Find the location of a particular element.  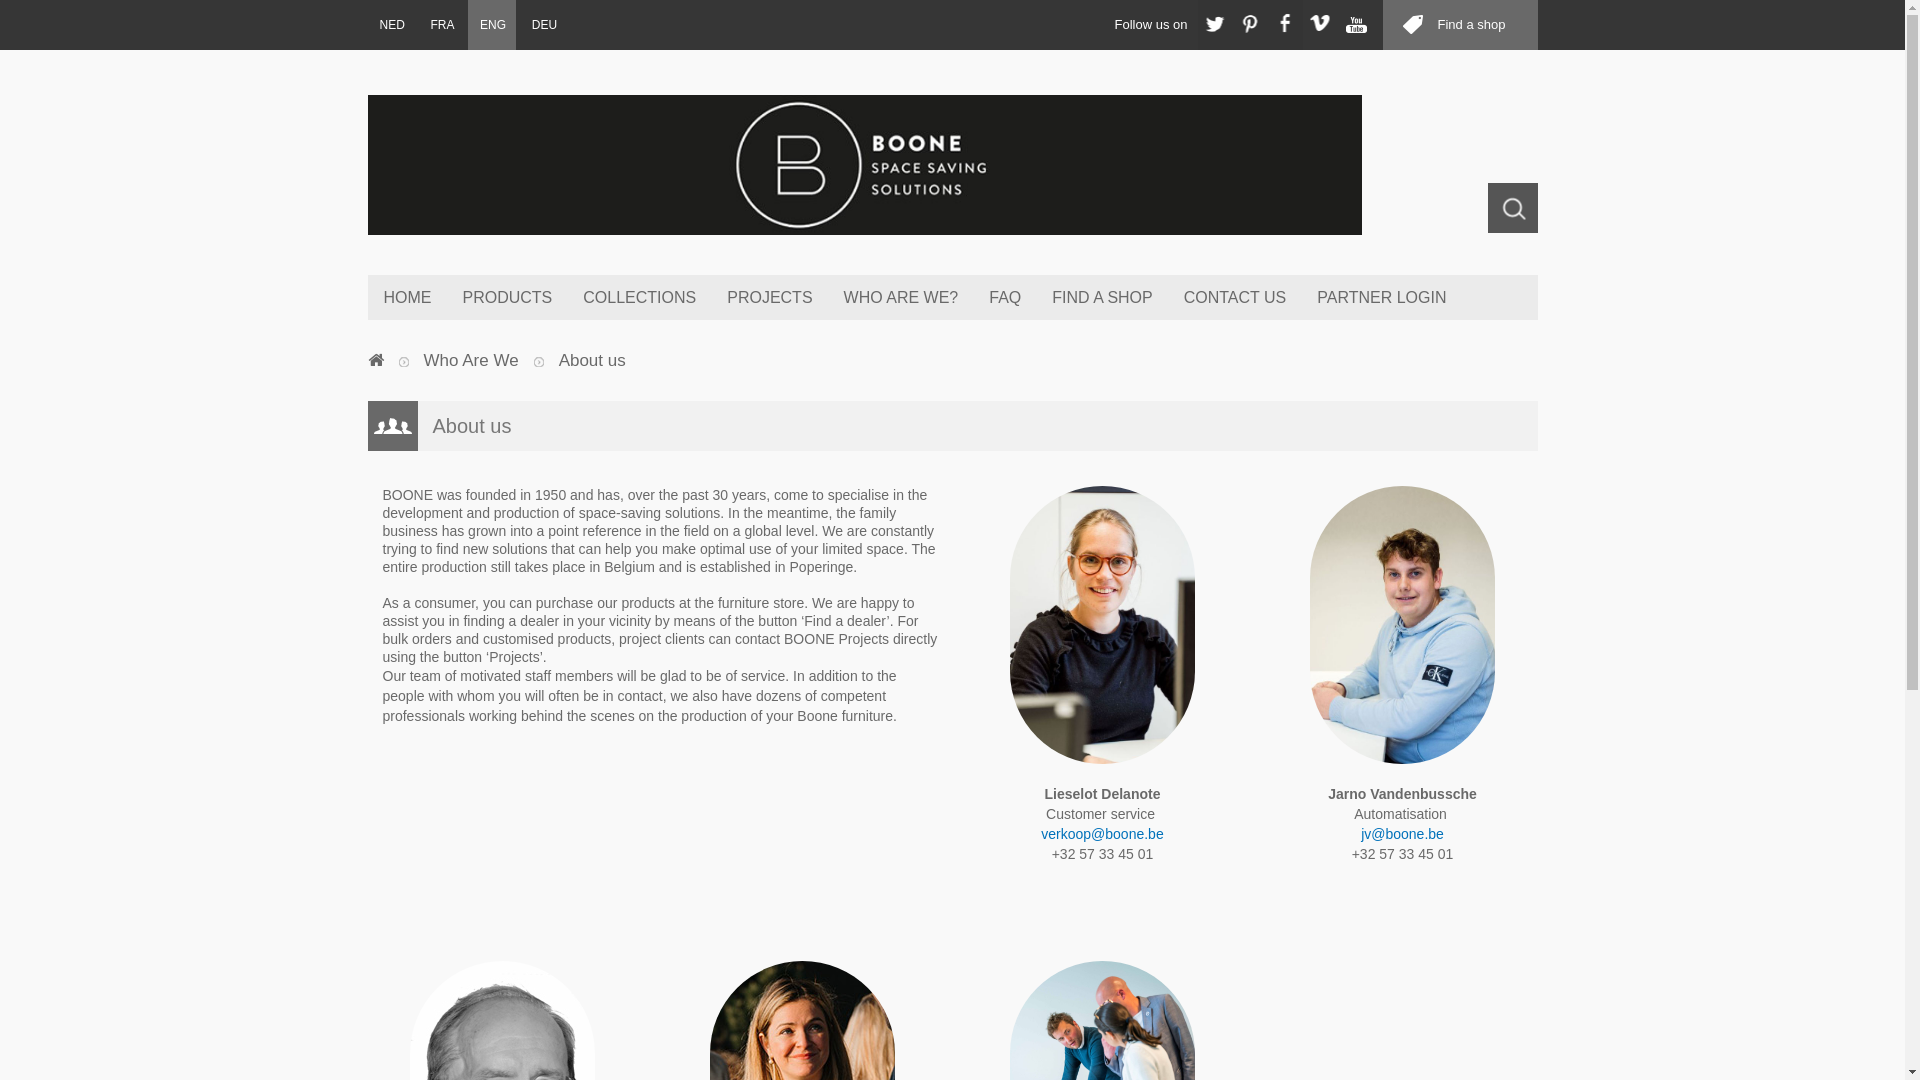

'FAQ' is located at coordinates (973, 297).